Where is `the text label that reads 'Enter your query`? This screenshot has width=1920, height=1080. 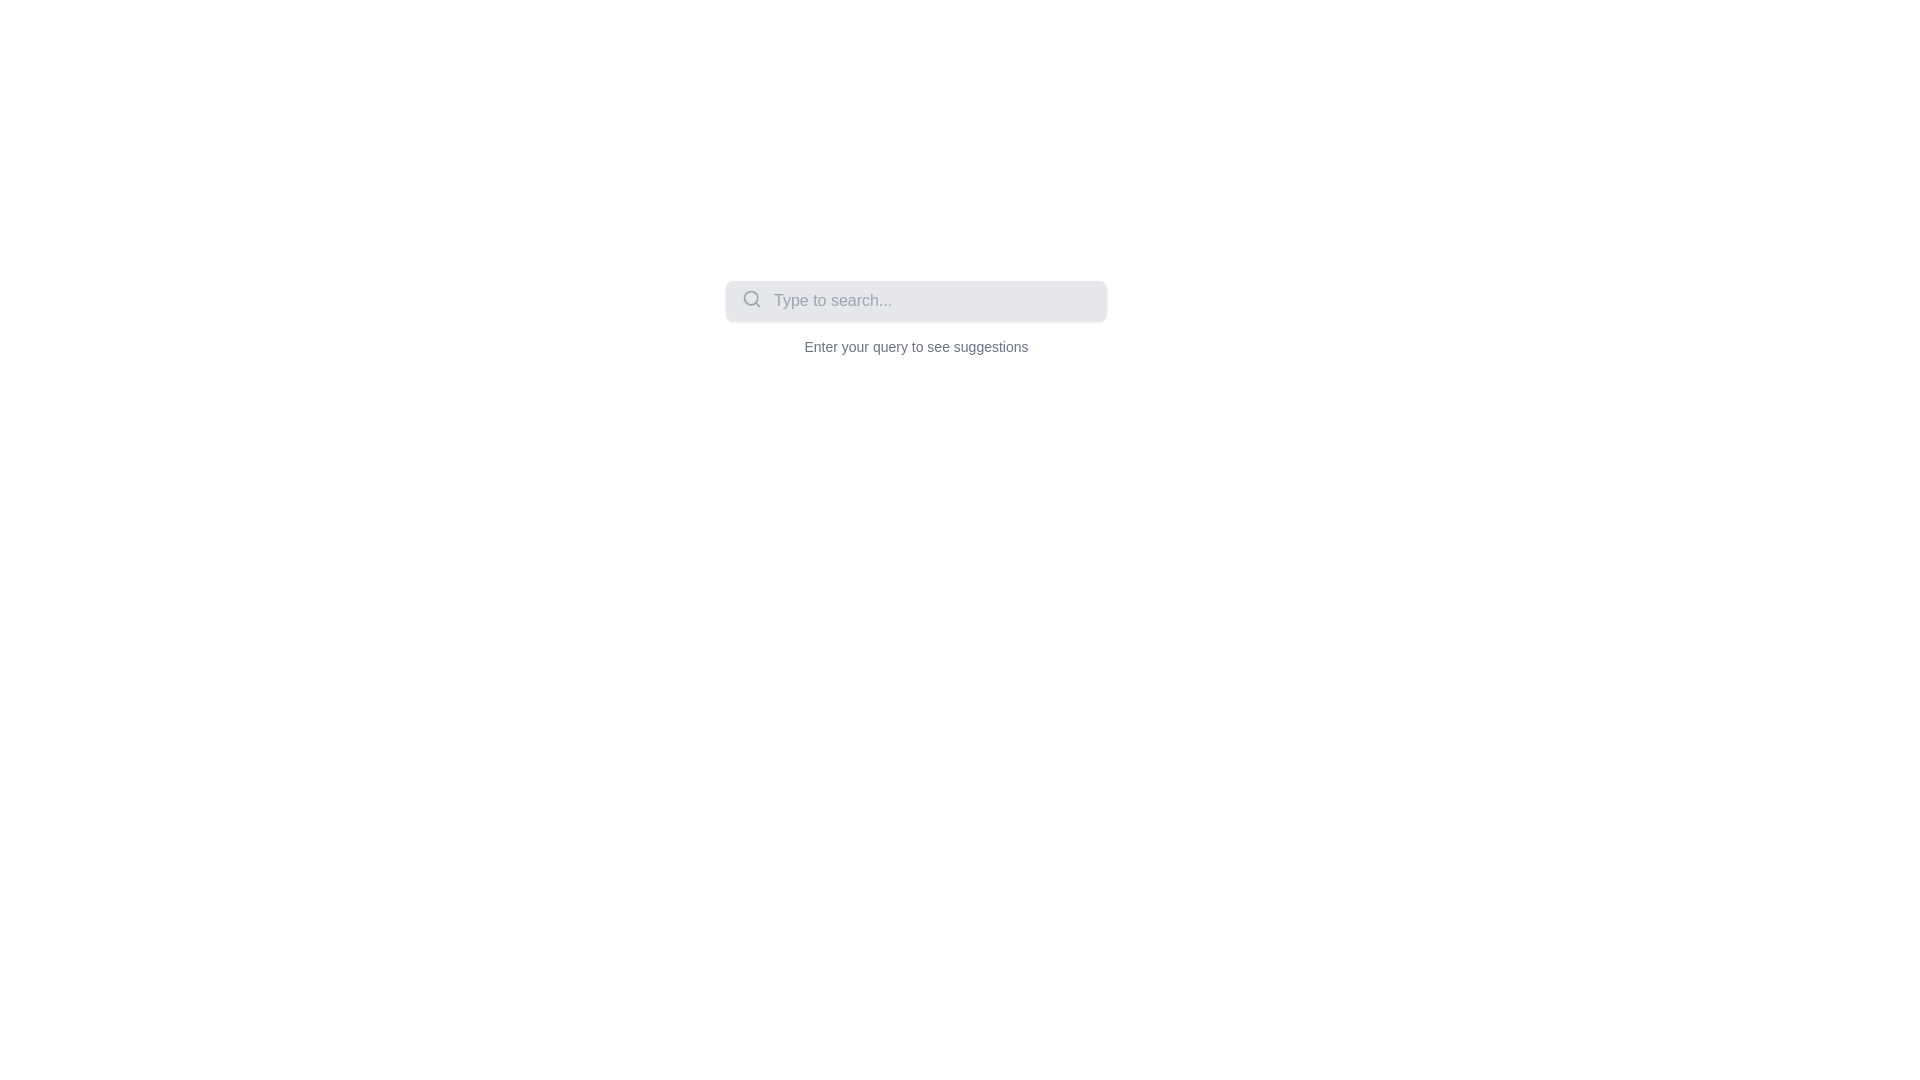 the text label that reads 'Enter your query is located at coordinates (915, 346).